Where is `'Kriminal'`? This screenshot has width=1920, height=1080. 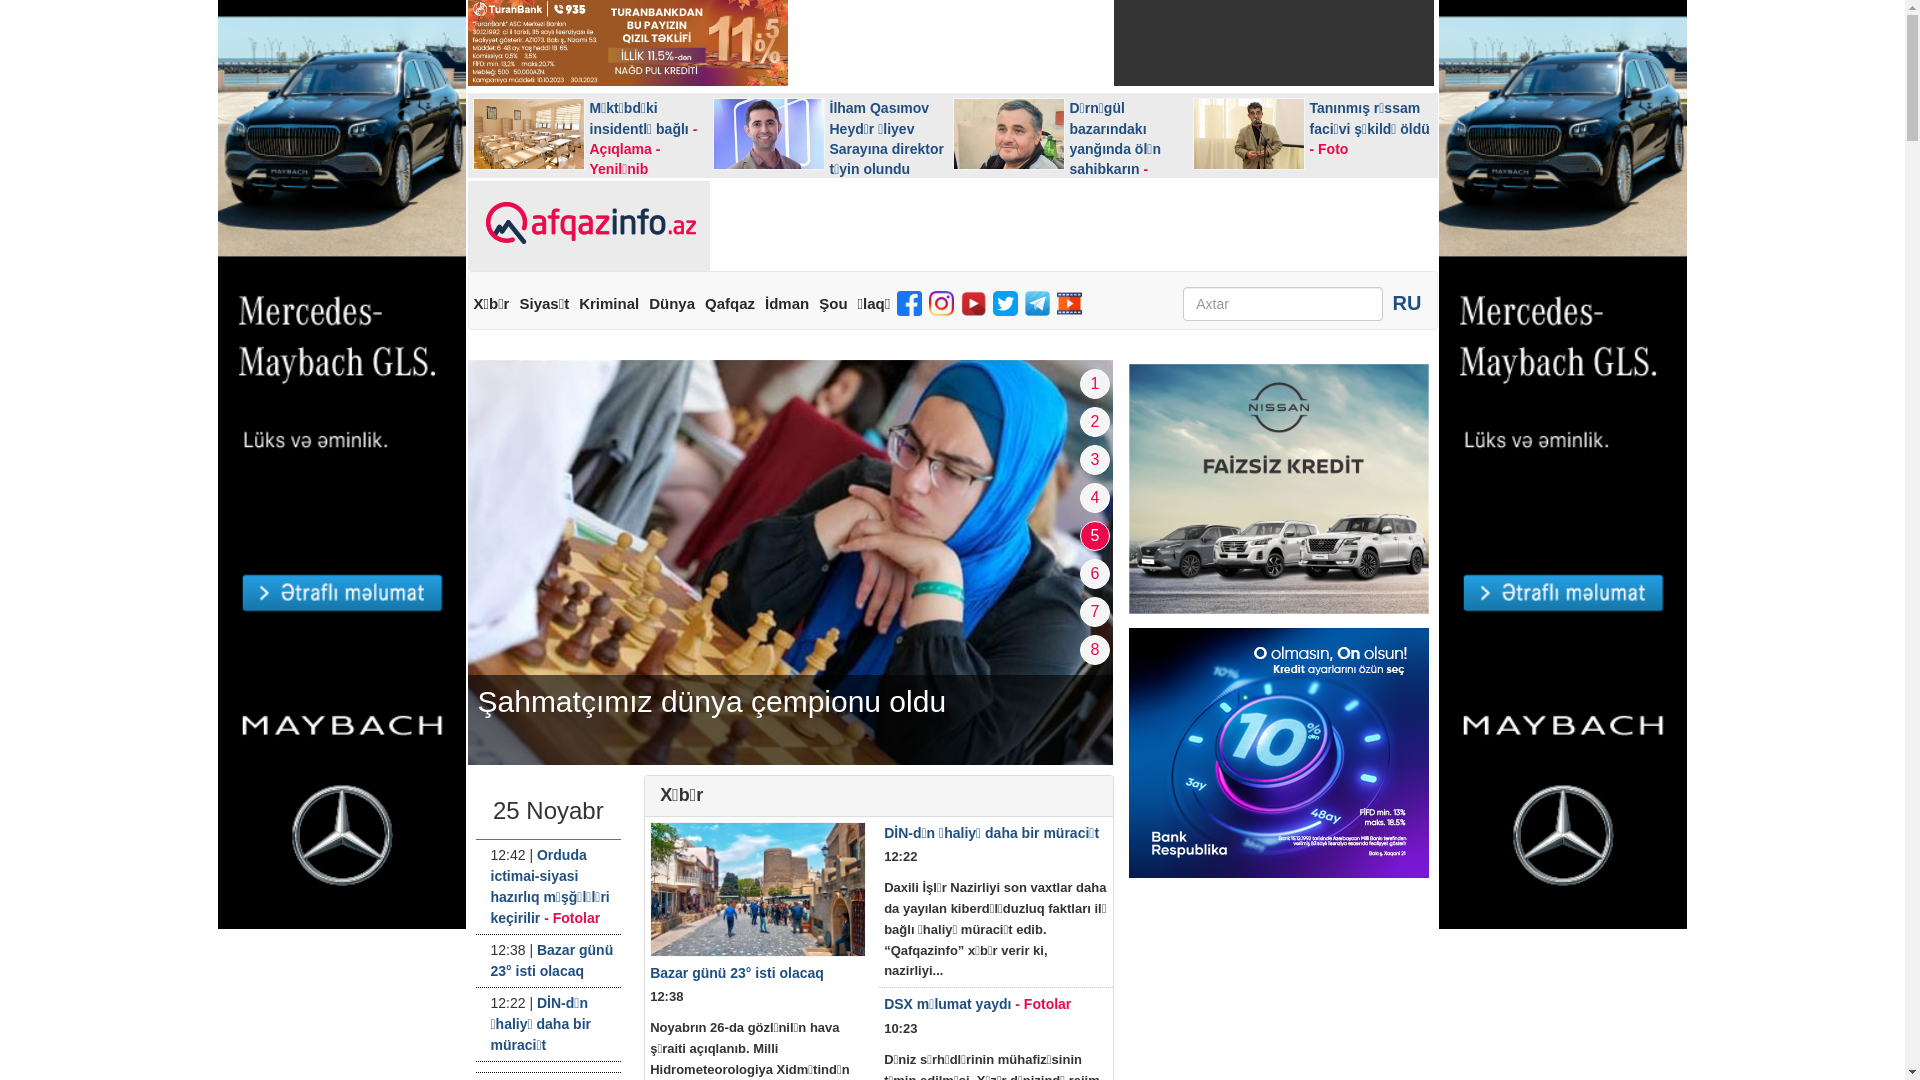 'Kriminal' is located at coordinates (608, 304).